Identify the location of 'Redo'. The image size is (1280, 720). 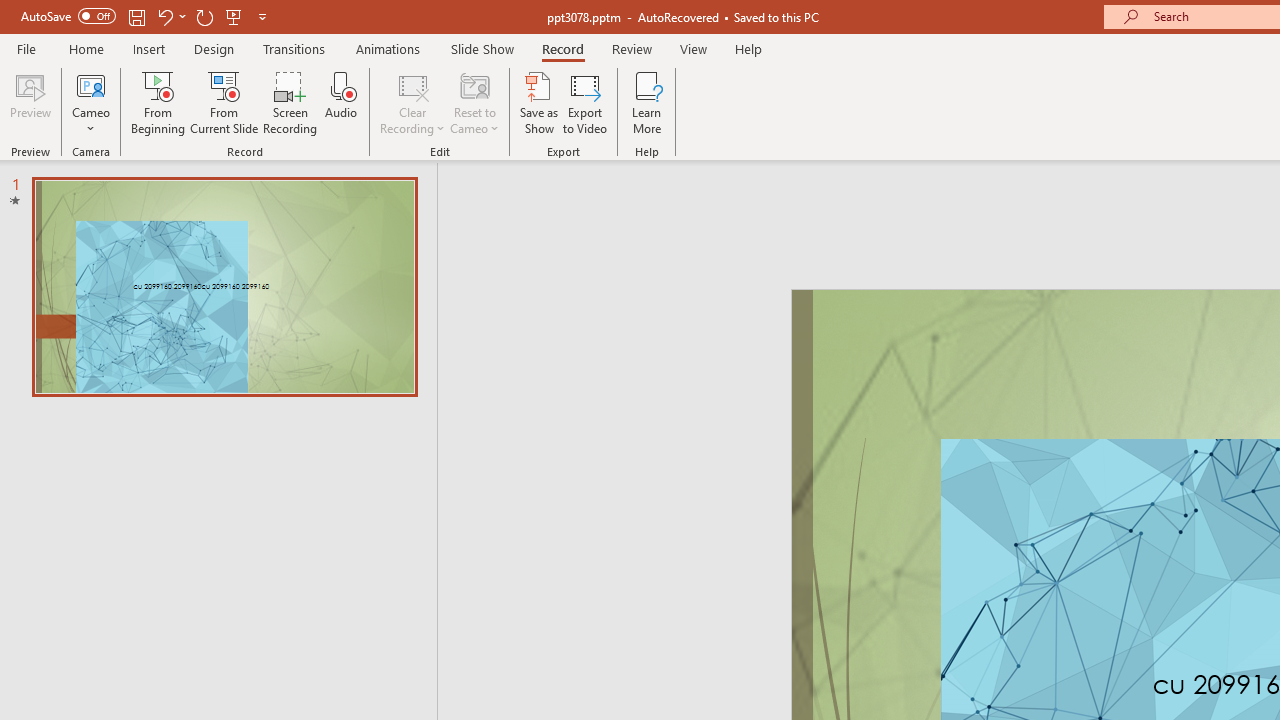
(204, 16).